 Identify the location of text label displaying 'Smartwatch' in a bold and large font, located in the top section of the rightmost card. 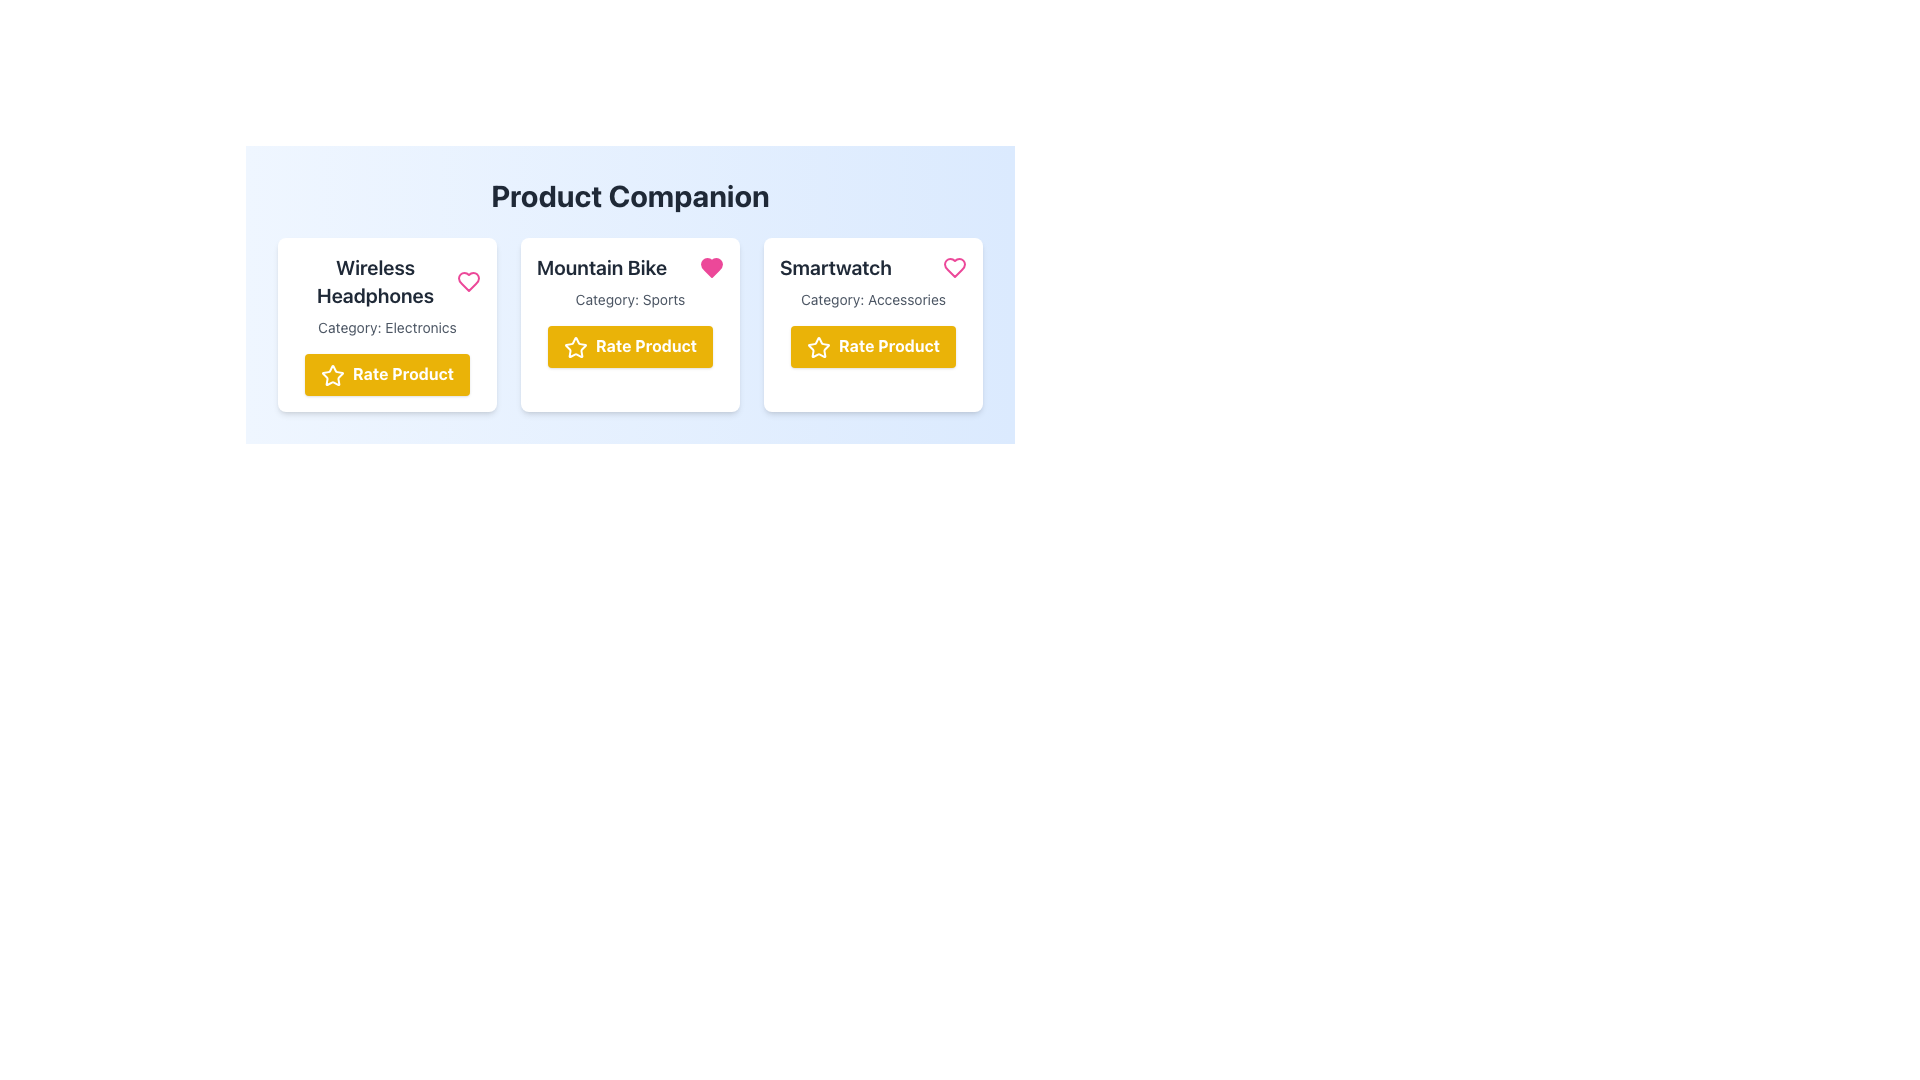
(835, 266).